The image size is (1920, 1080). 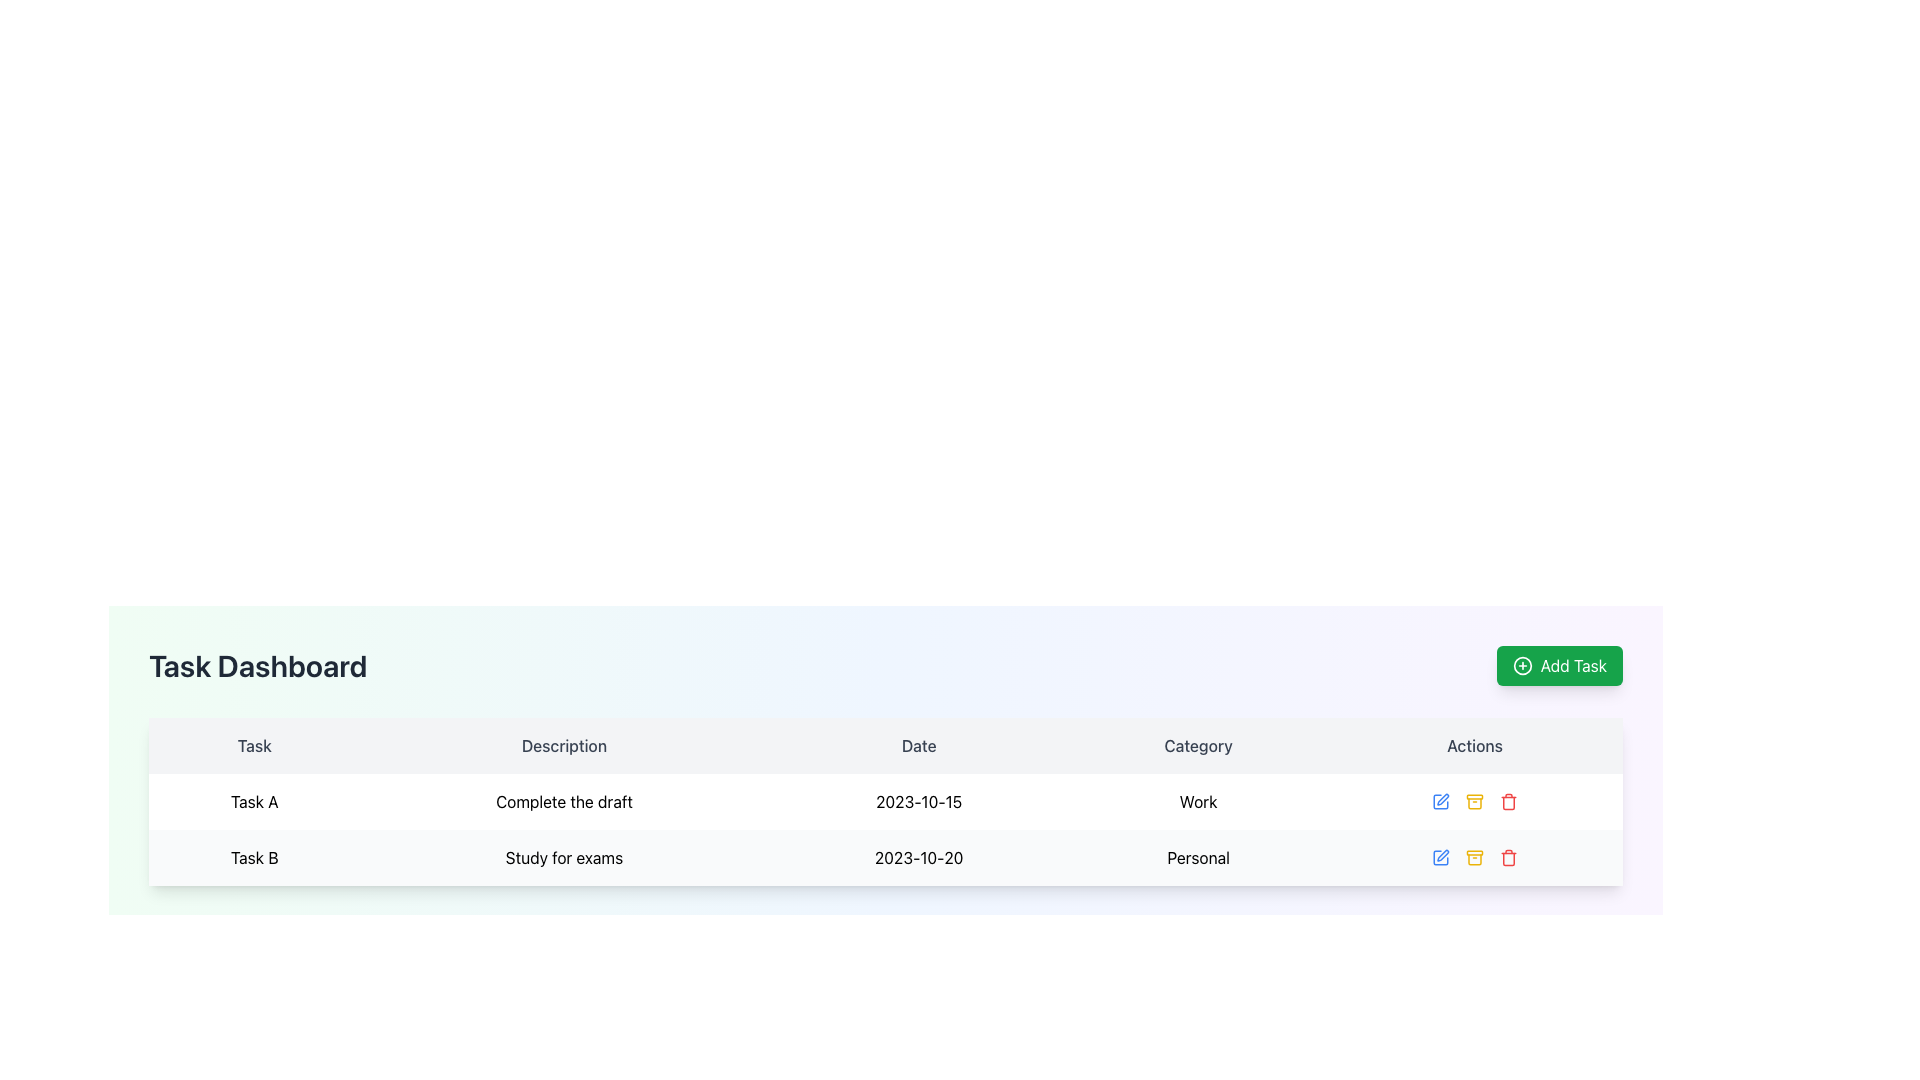 What do you see at coordinates (1443, 798) in the screenshot?
I see `the blue pen icon in the second row of the task table's 'Actions' column` at bounding box center [1443, 798].